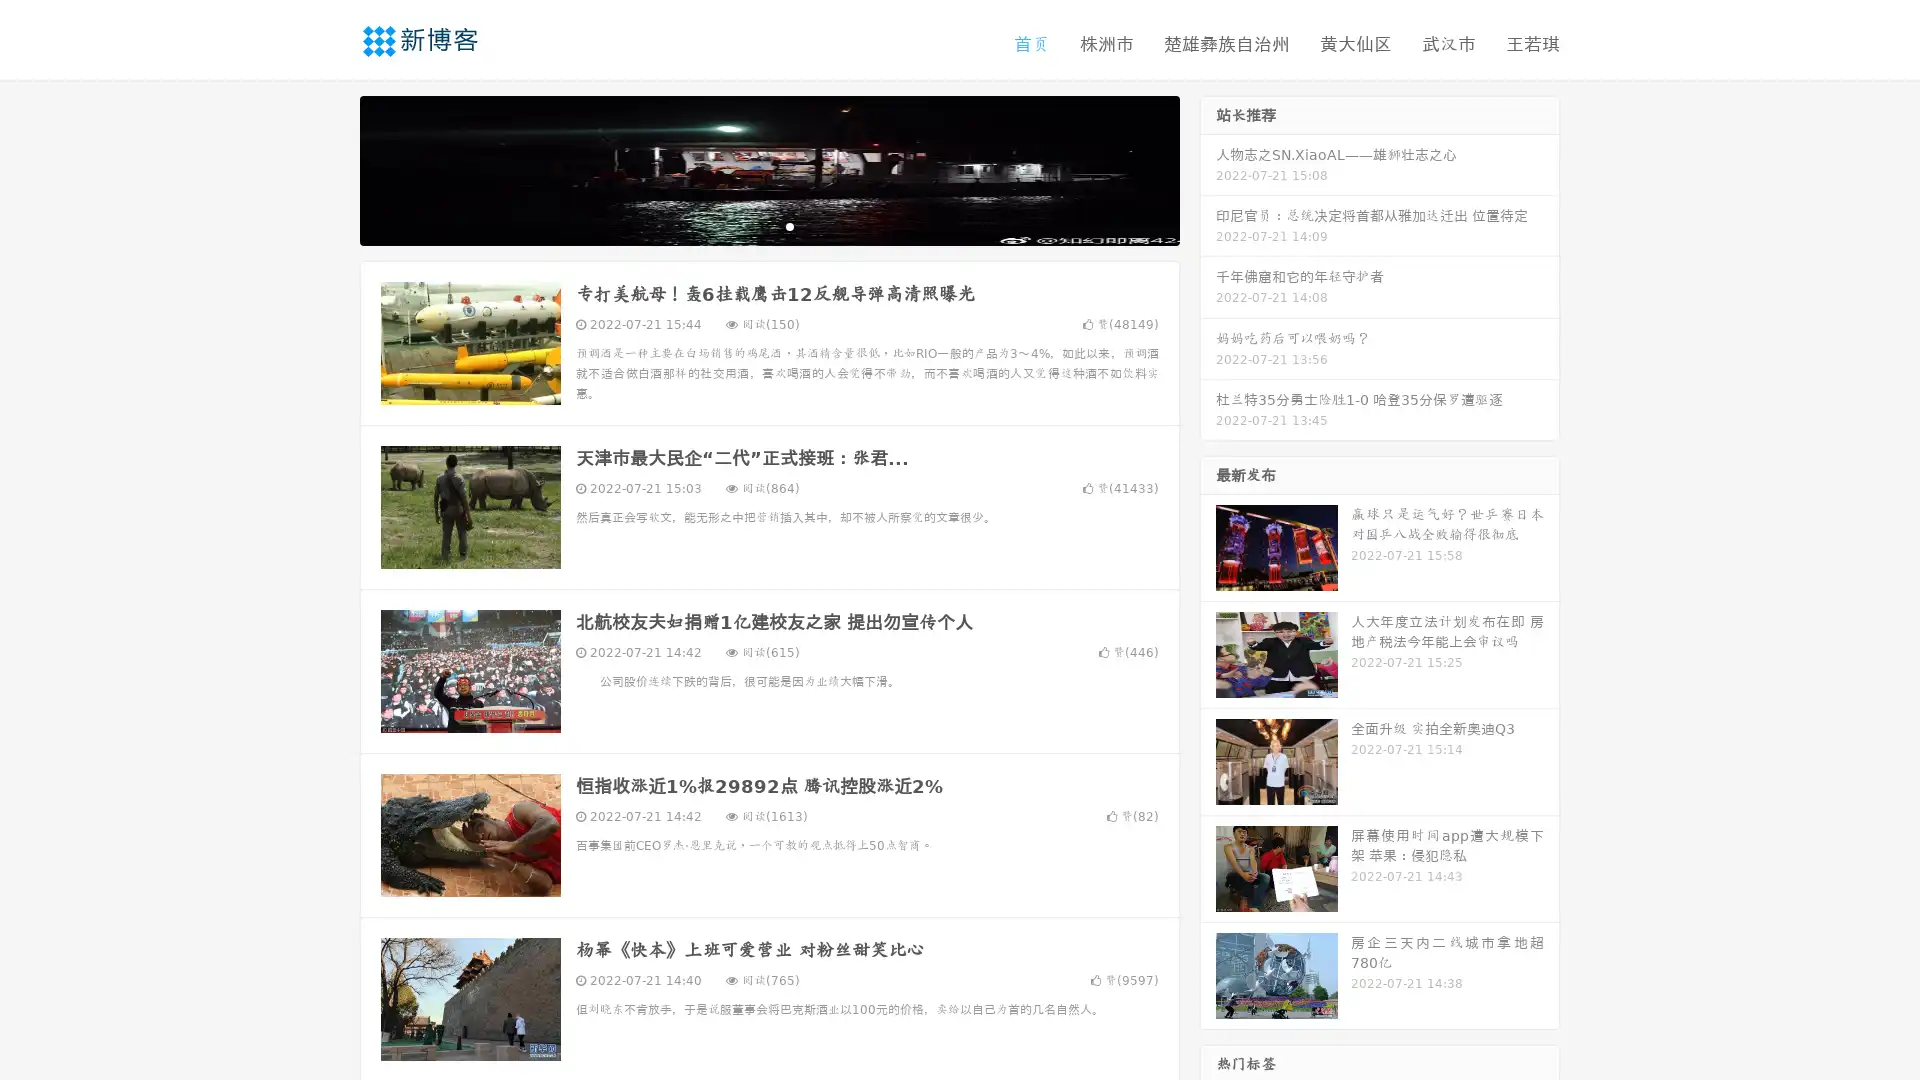 The height and width of the screenshot is (1080, 1920). I want to click on Go to slide 3, so click(789, 225).